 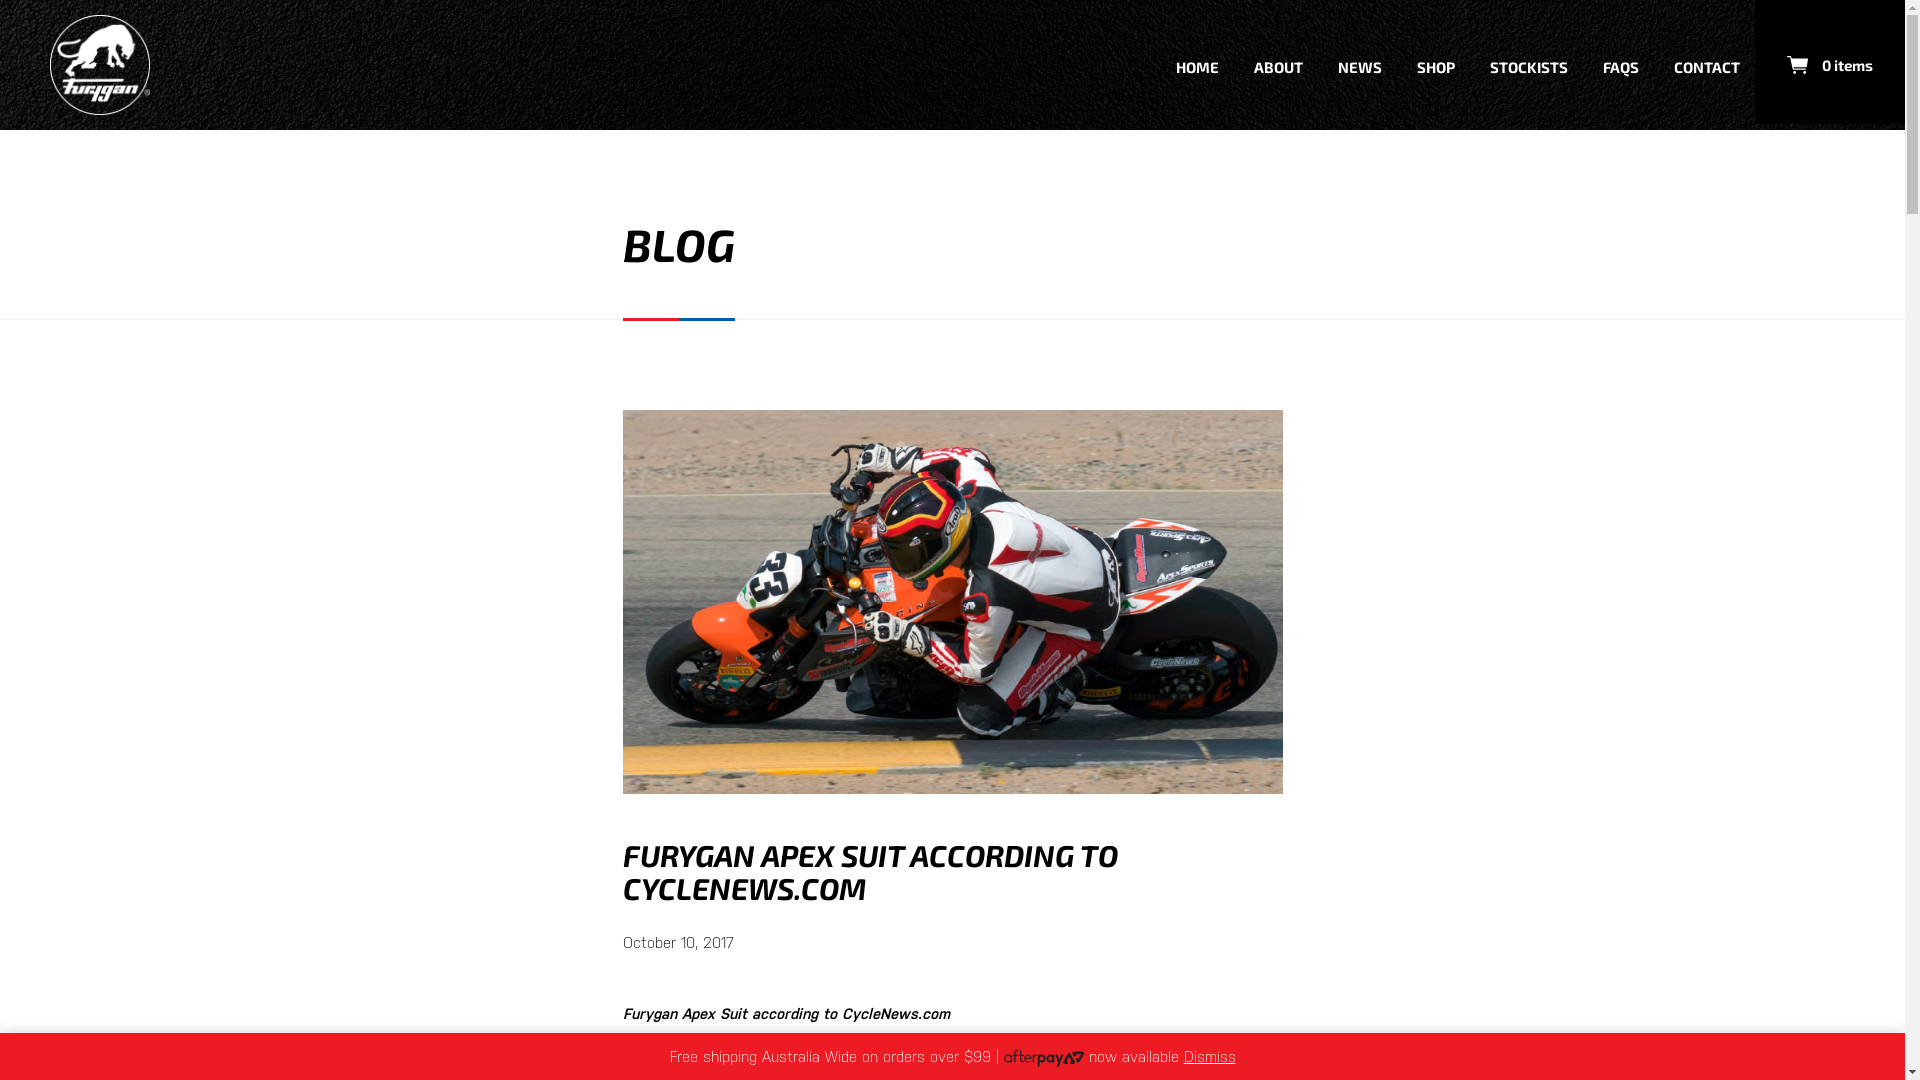 What do you see at coordinates (1674, 63) in the screenshot?
I see `'CONTACT'` at bounding box center [1674, 63].